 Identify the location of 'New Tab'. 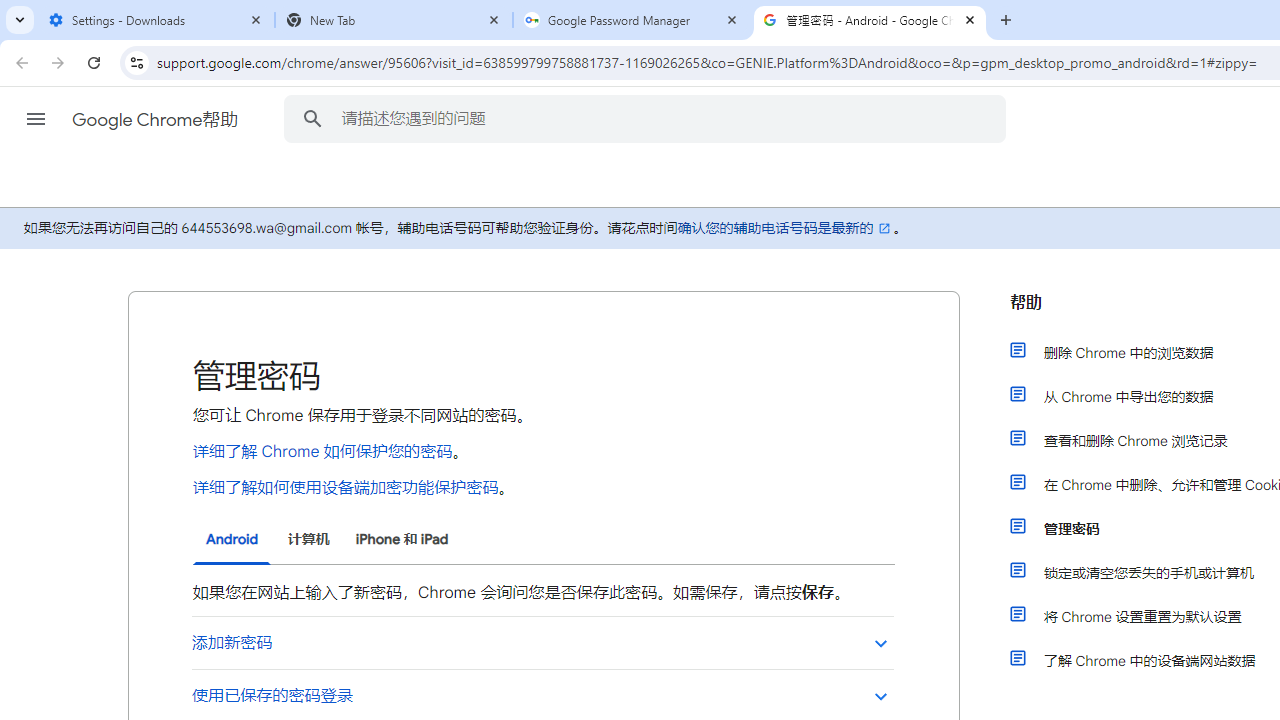
(394, 20).